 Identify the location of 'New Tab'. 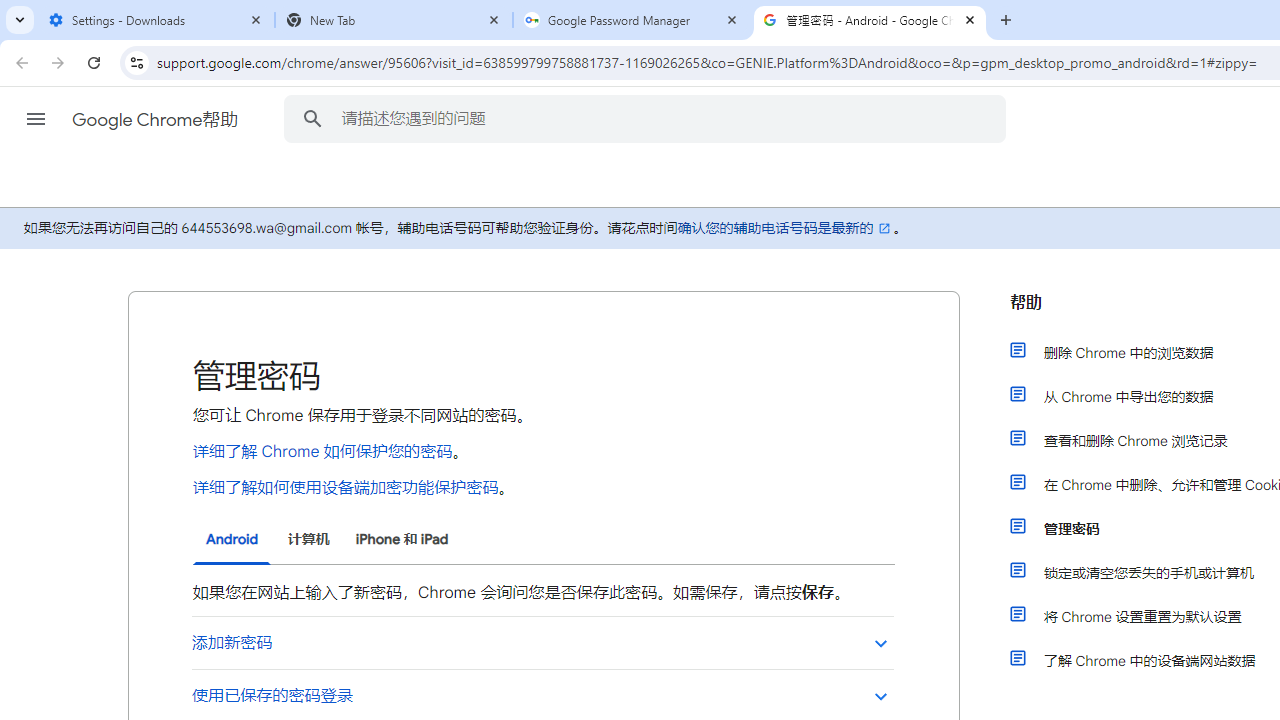
(394, 20).